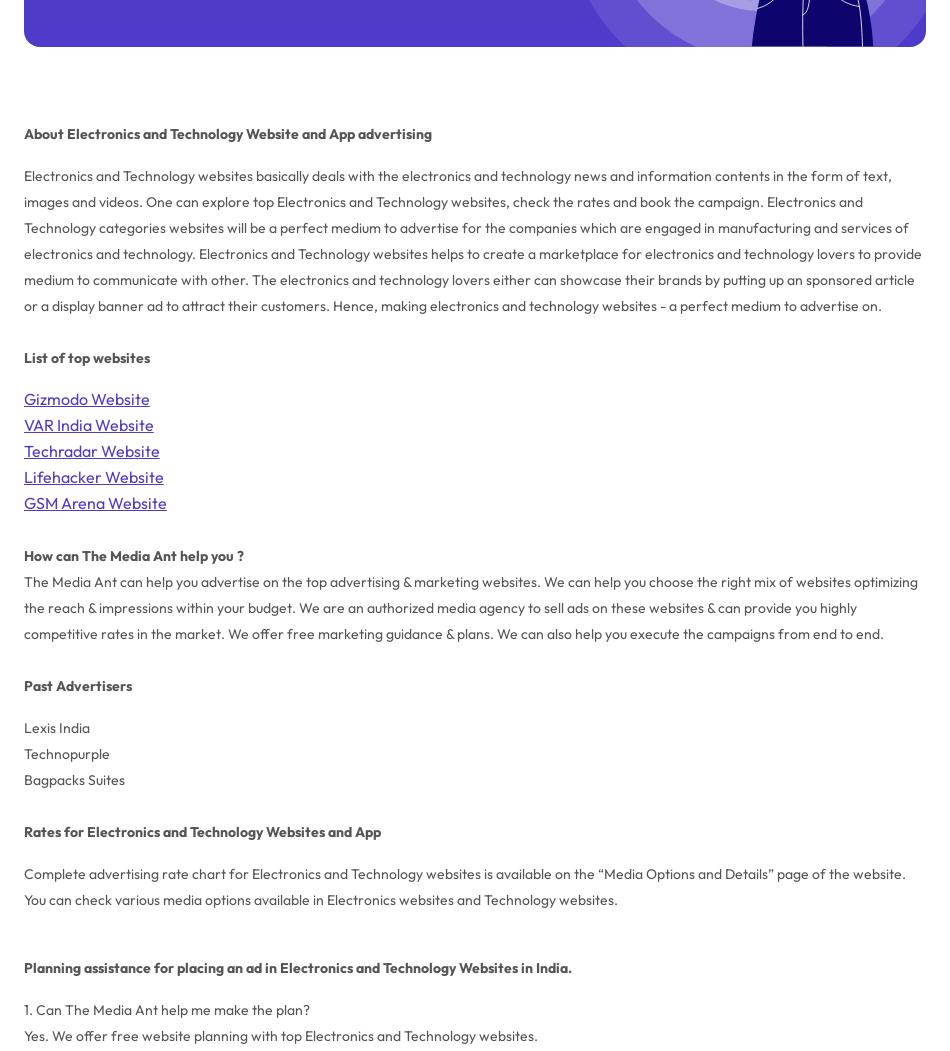 The width and height of the screenshot is (950, 1051). Describe the element at coordinates (295, 966) in the screenshot. I see `'Planning assistance for placing an ad in Electronics and Technology Websites in India.'` at that location.